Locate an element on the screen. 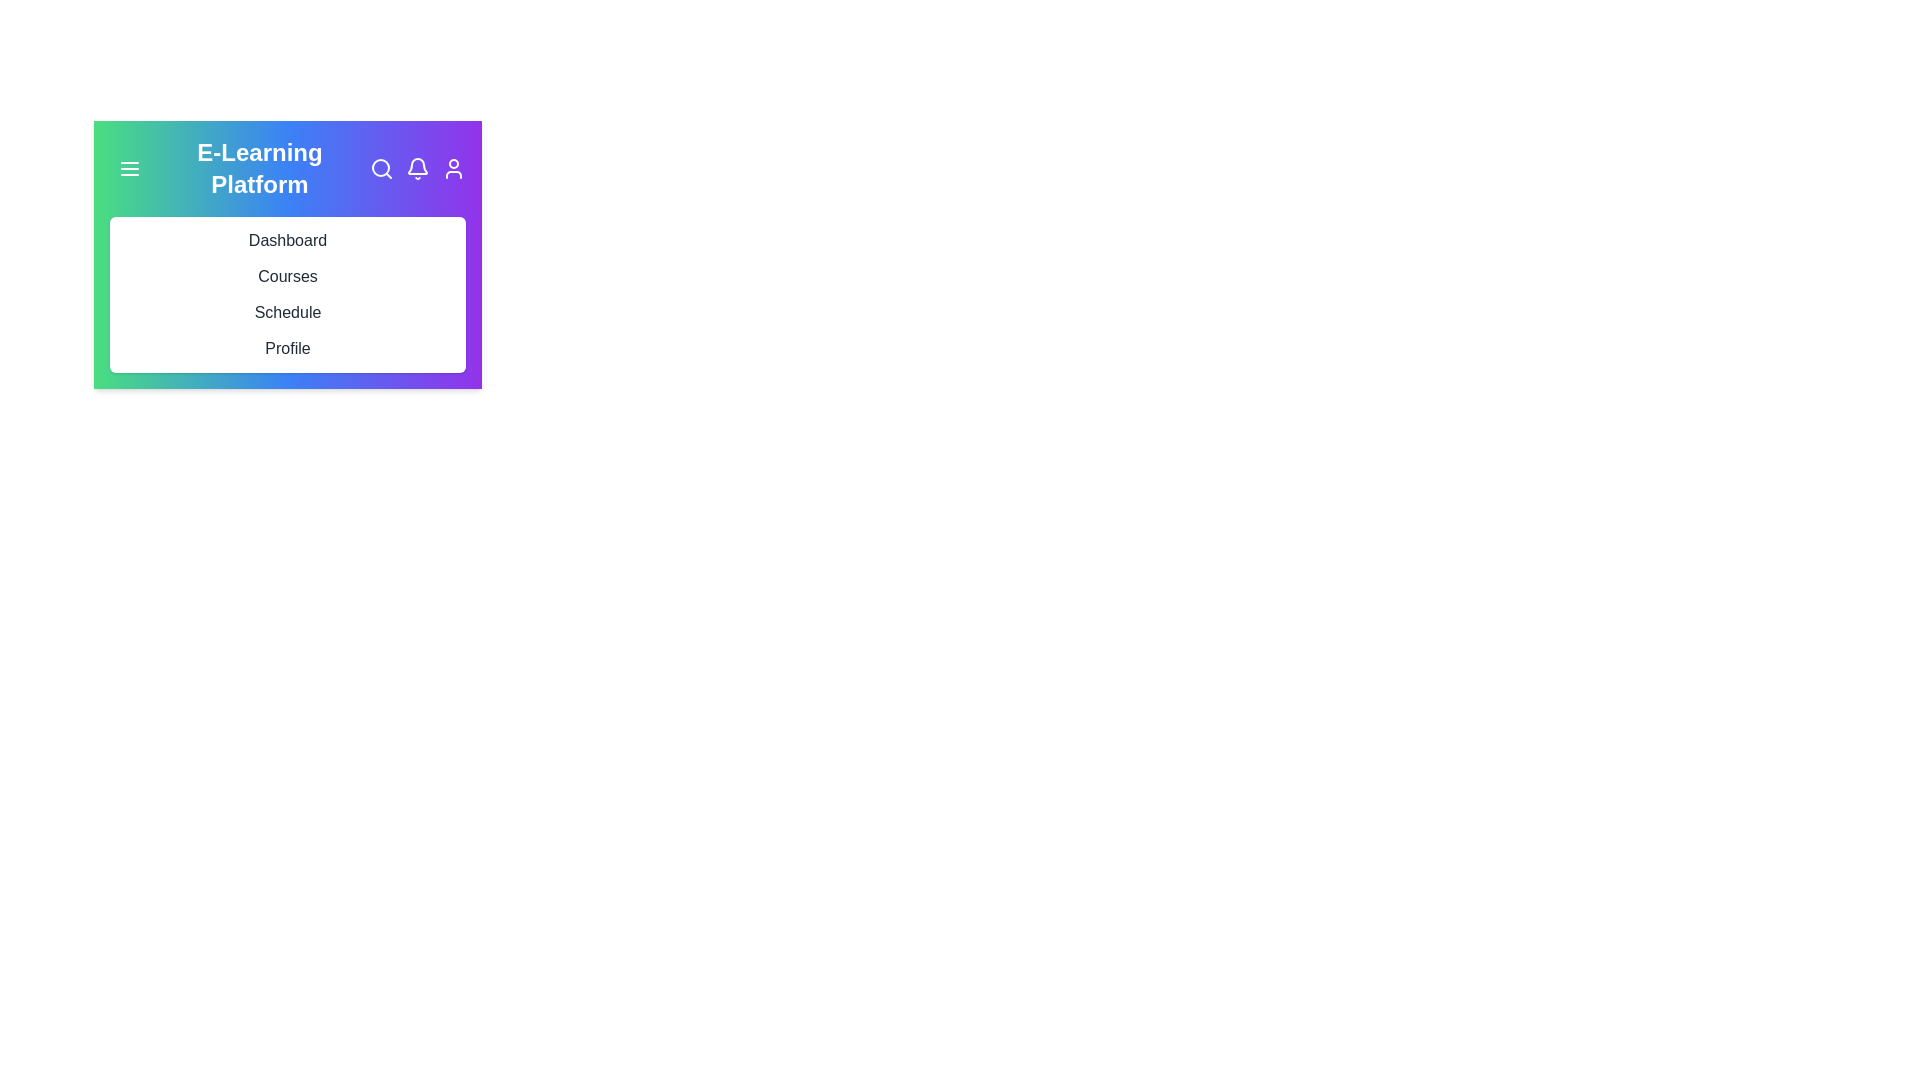 This screenshot has width=1920, height=1080. the menu icon to toggle the side menu is located at coordinates (128, 168).